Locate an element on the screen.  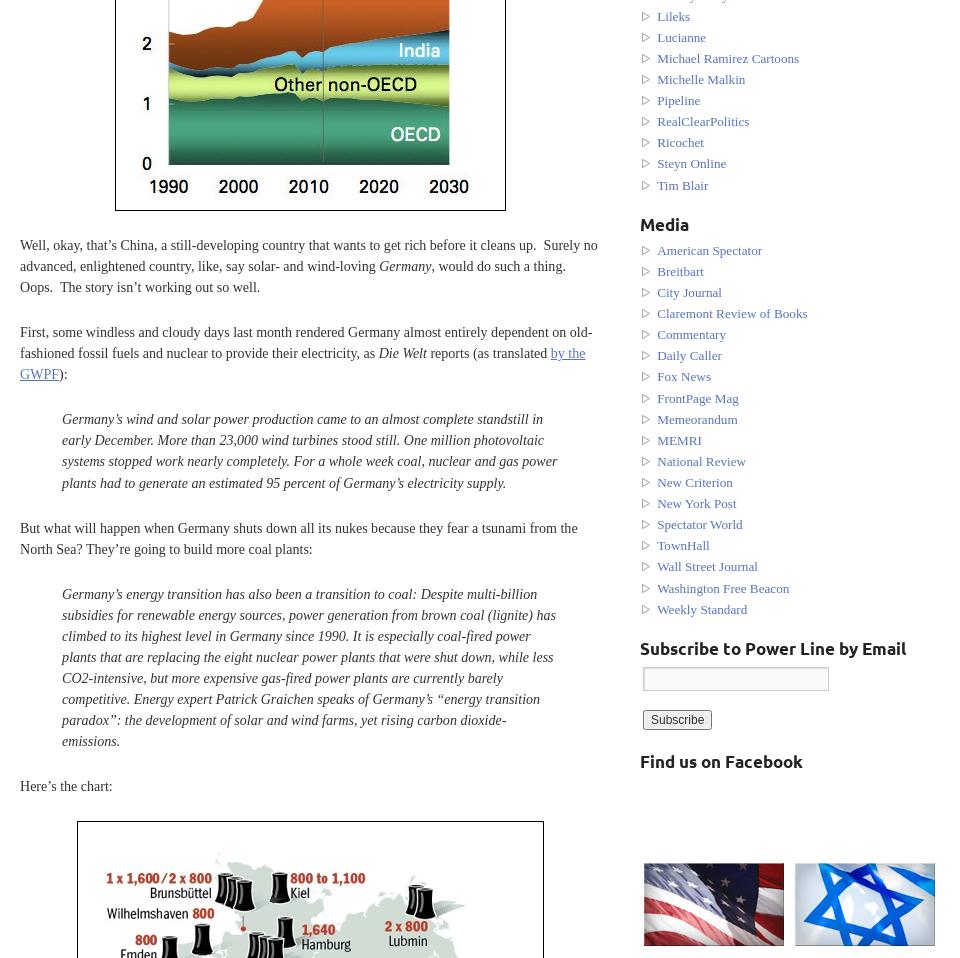
'):' is located at coordinates (62, 373).